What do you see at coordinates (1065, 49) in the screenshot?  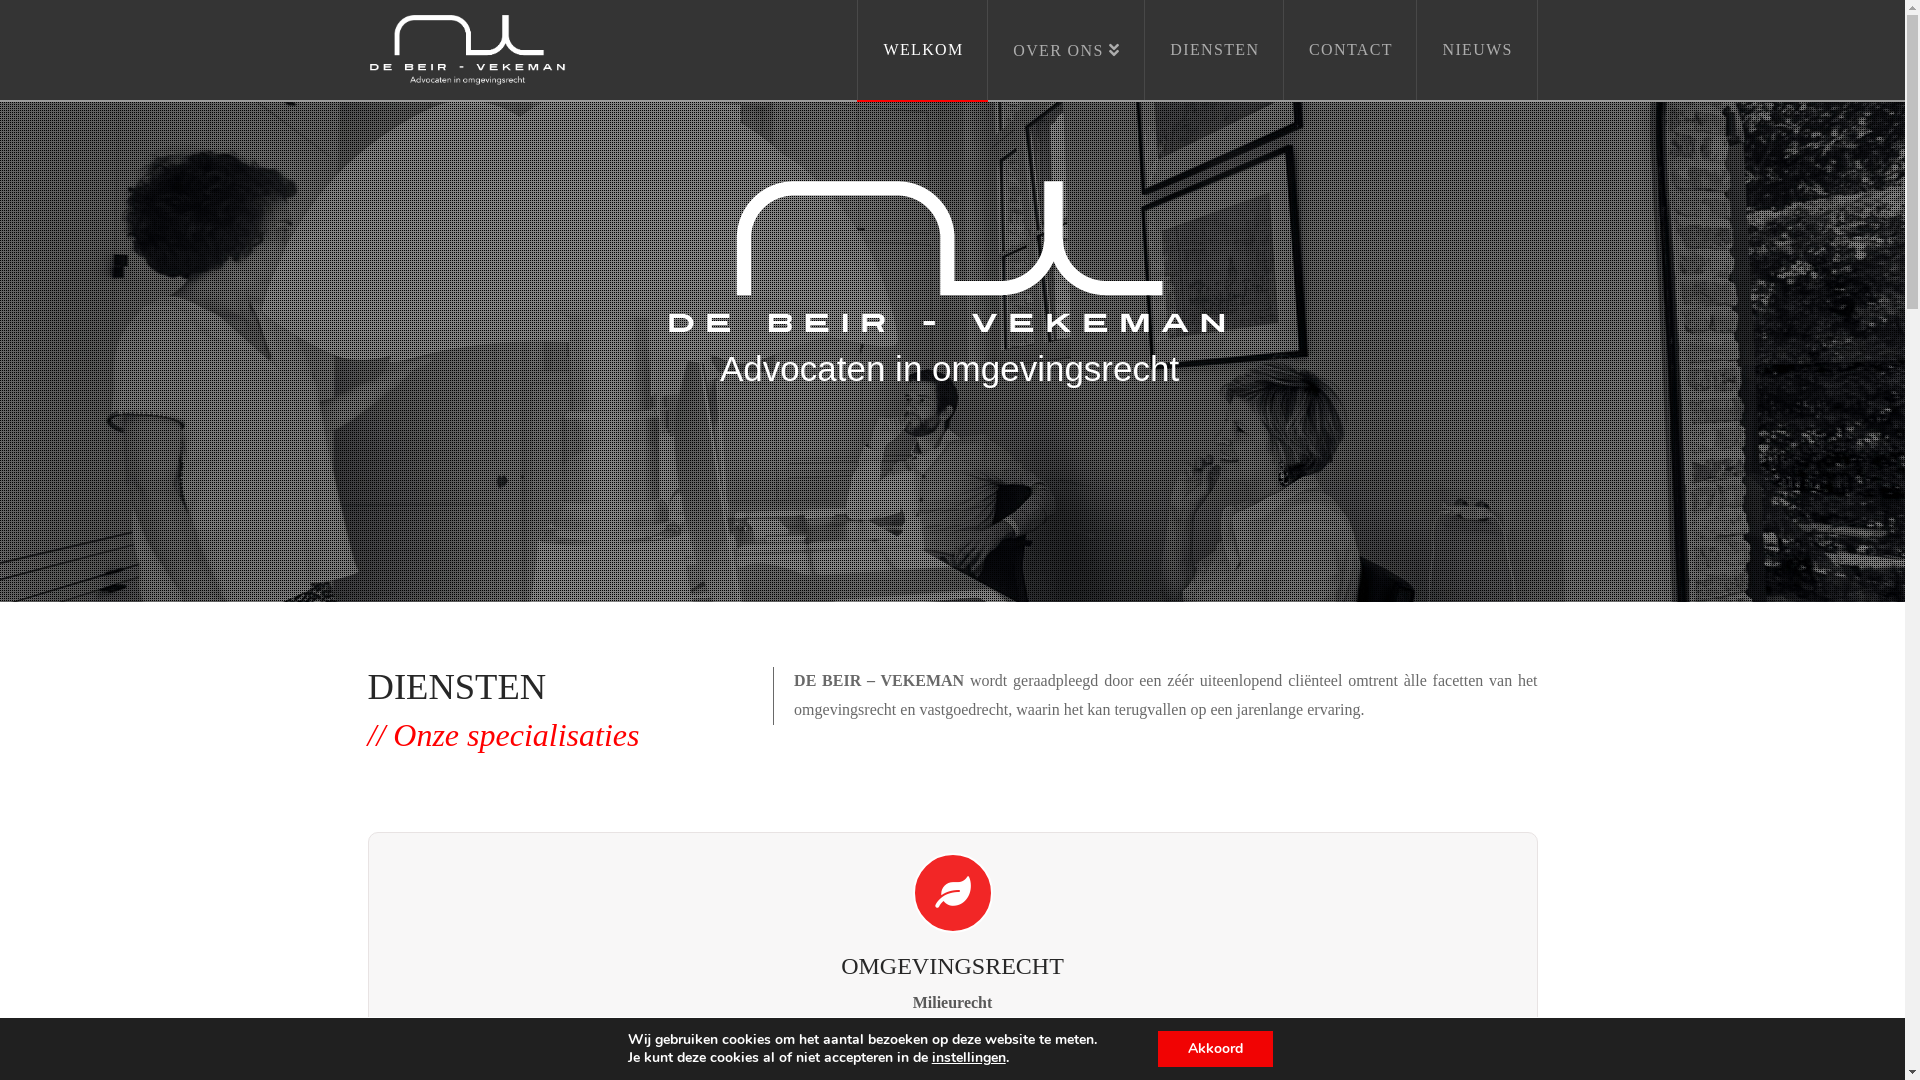 I see `'OVER ONS'` at bounding box center [1065, 49].